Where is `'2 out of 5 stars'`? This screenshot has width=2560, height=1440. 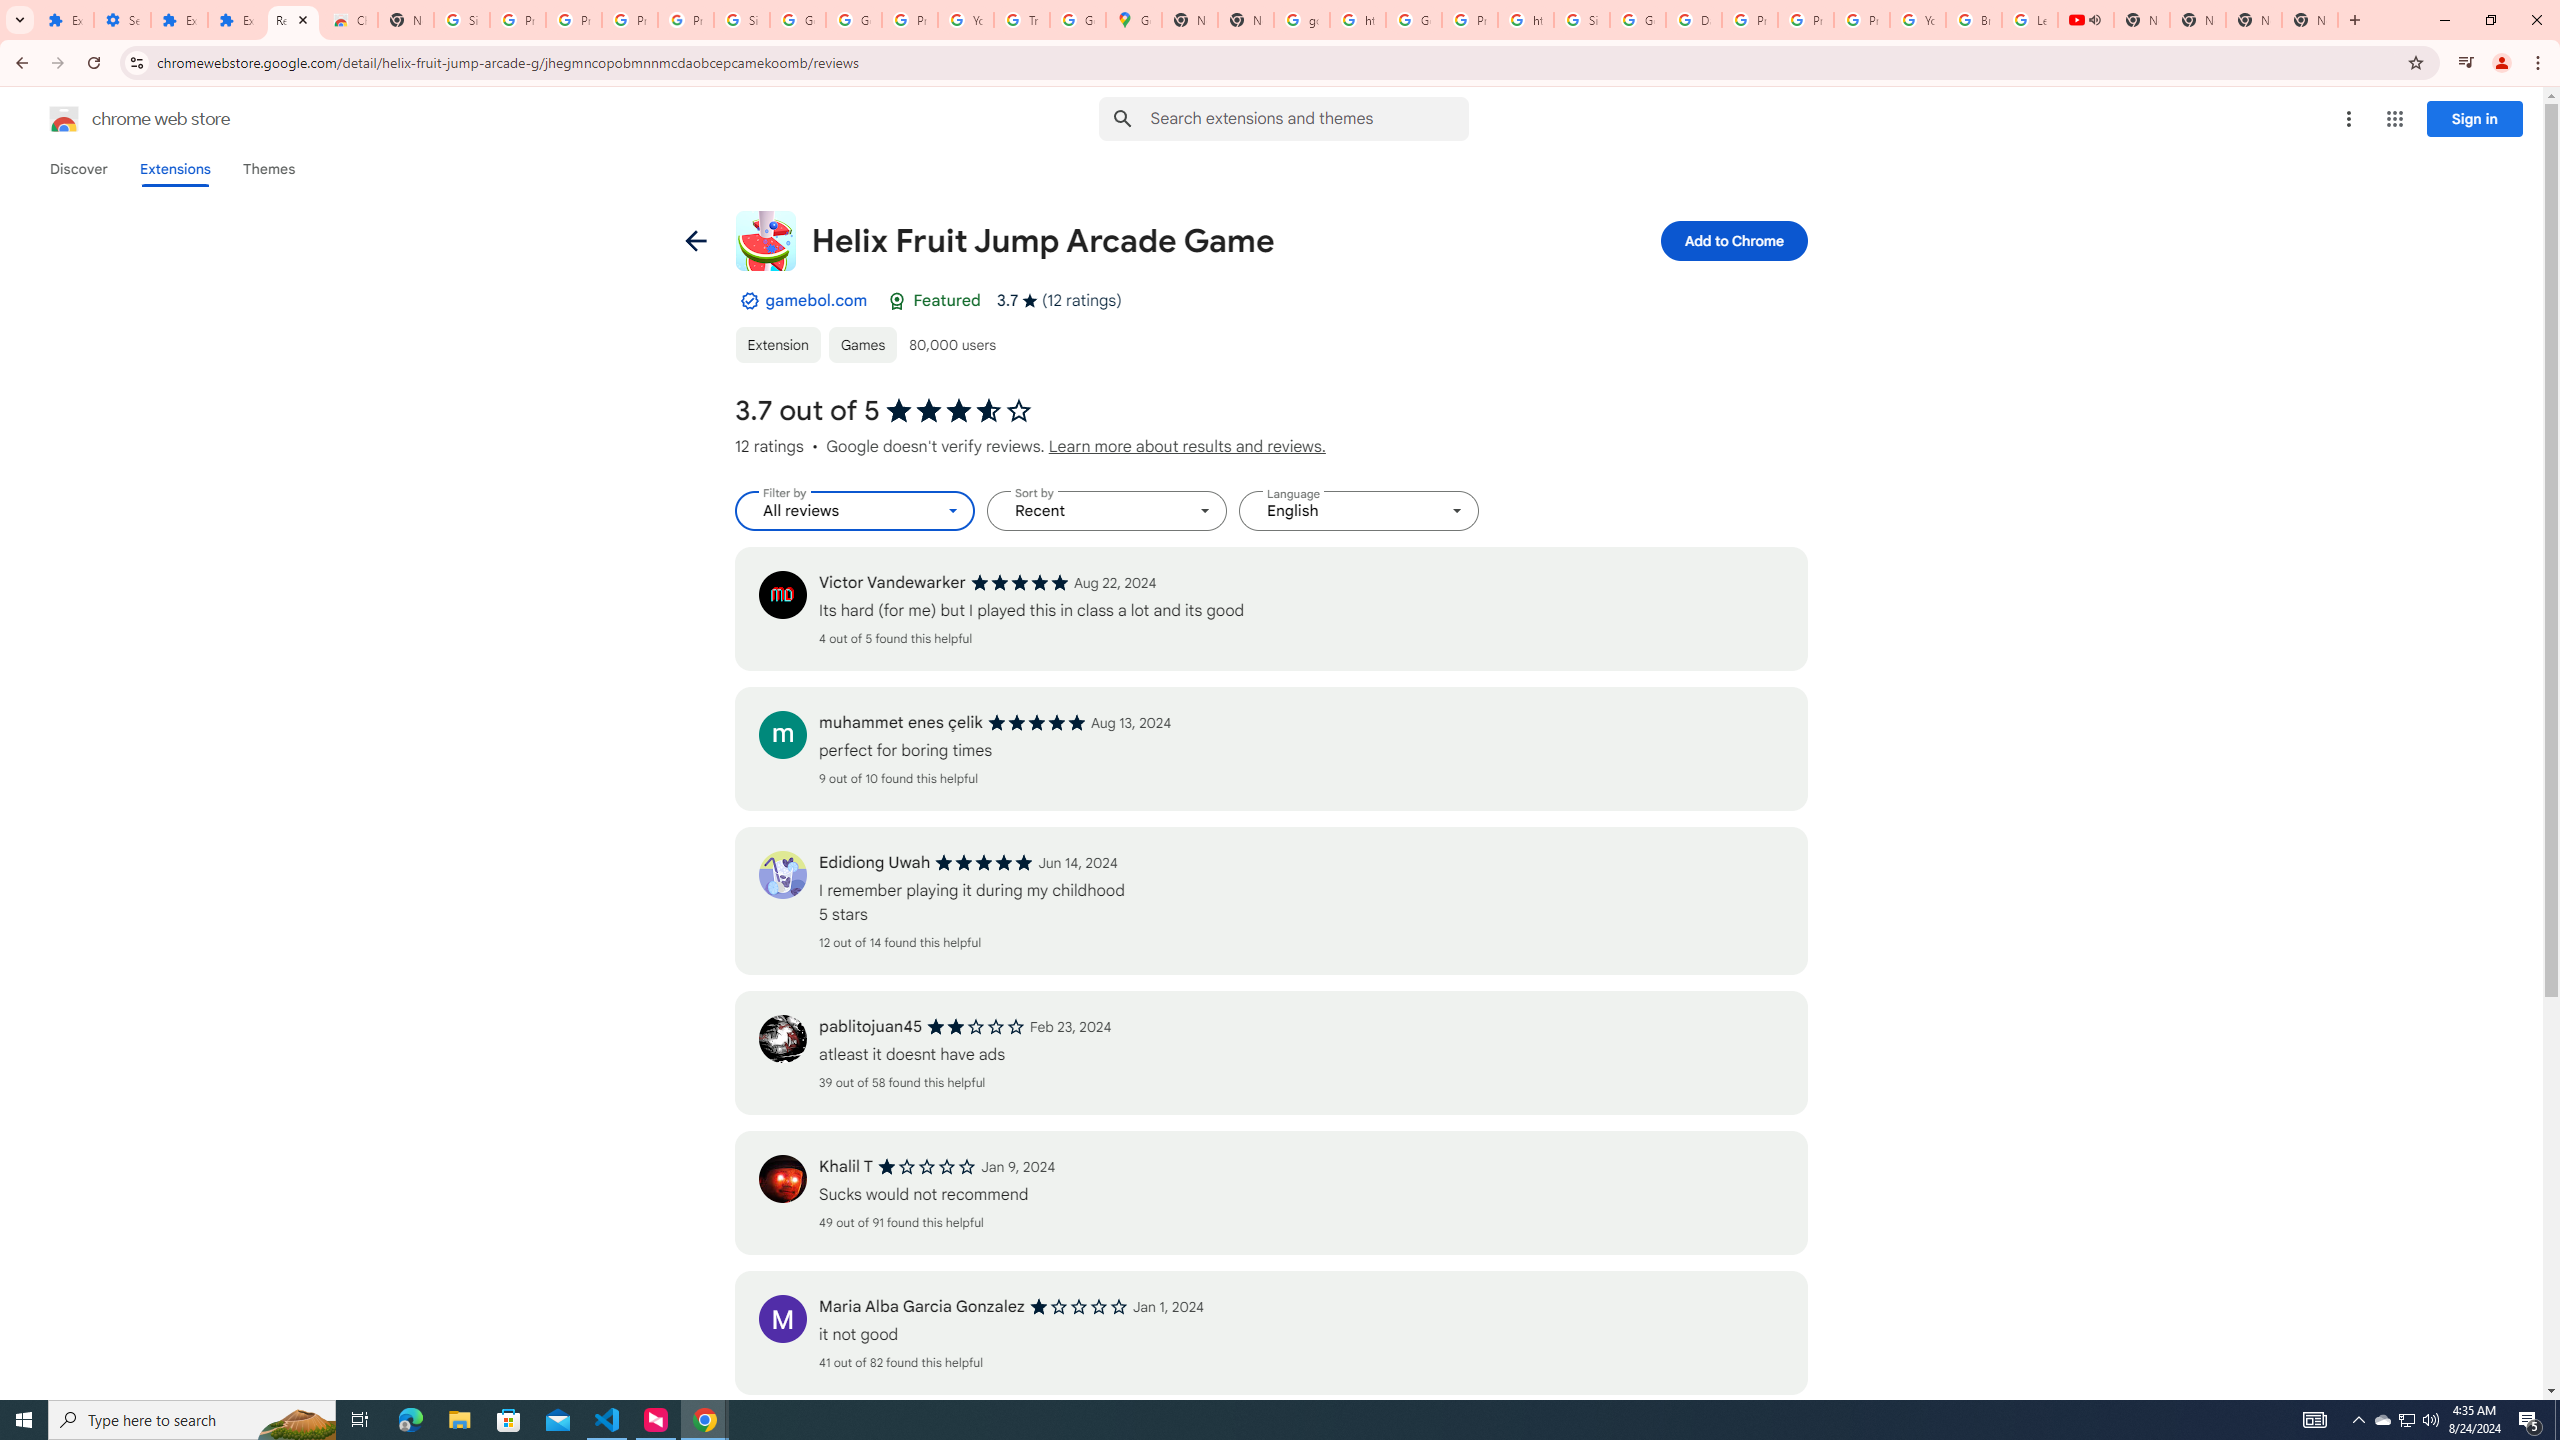
'2 out of 5 stars' is located at coordinates (975, 1026).